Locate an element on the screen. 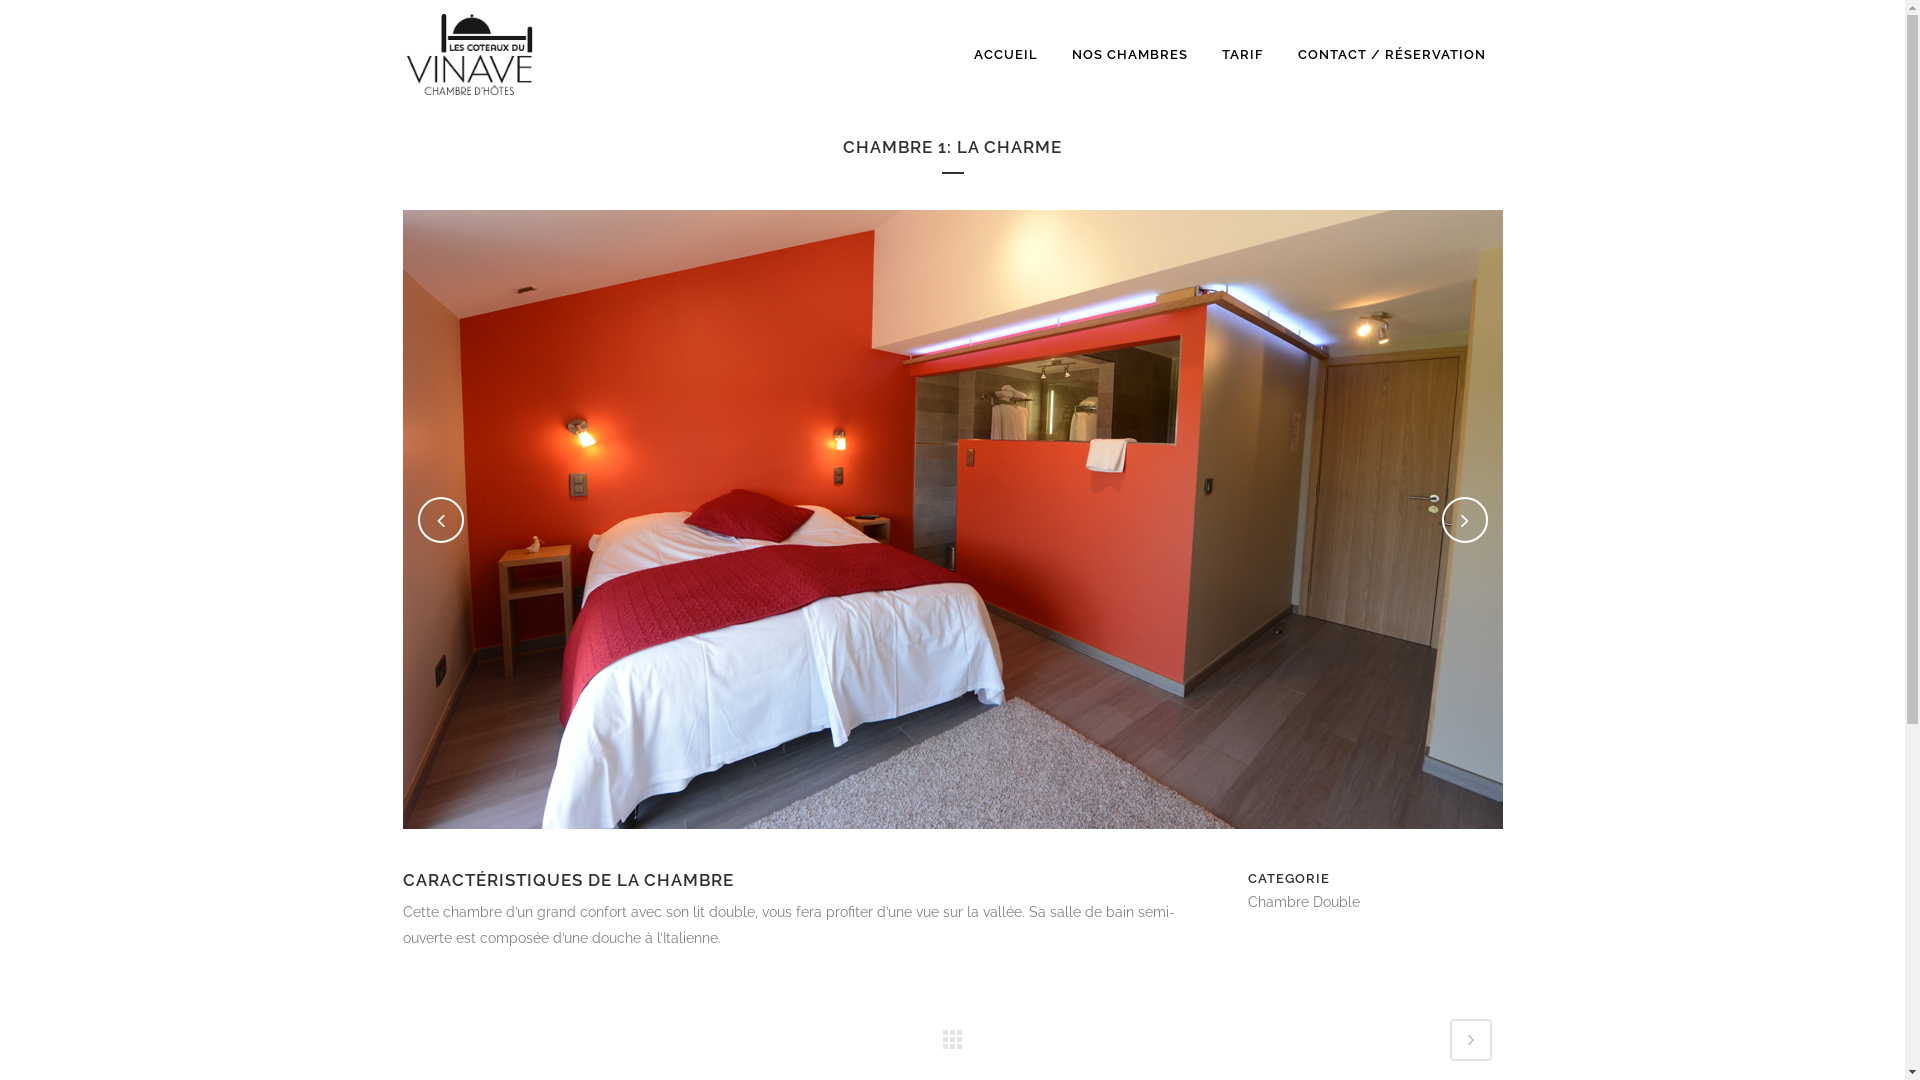 Image resolution: width=1920 pixels, height=1080 pixels. 'ACCUEIL' is located at coordinates (1004, 53).